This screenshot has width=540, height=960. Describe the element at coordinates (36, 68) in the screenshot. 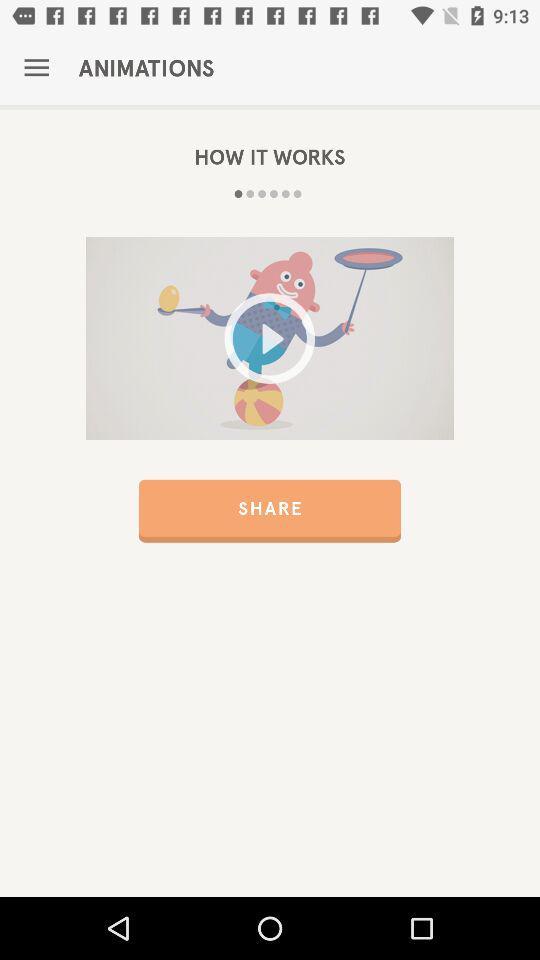

I see `item next to the animations` at that location.